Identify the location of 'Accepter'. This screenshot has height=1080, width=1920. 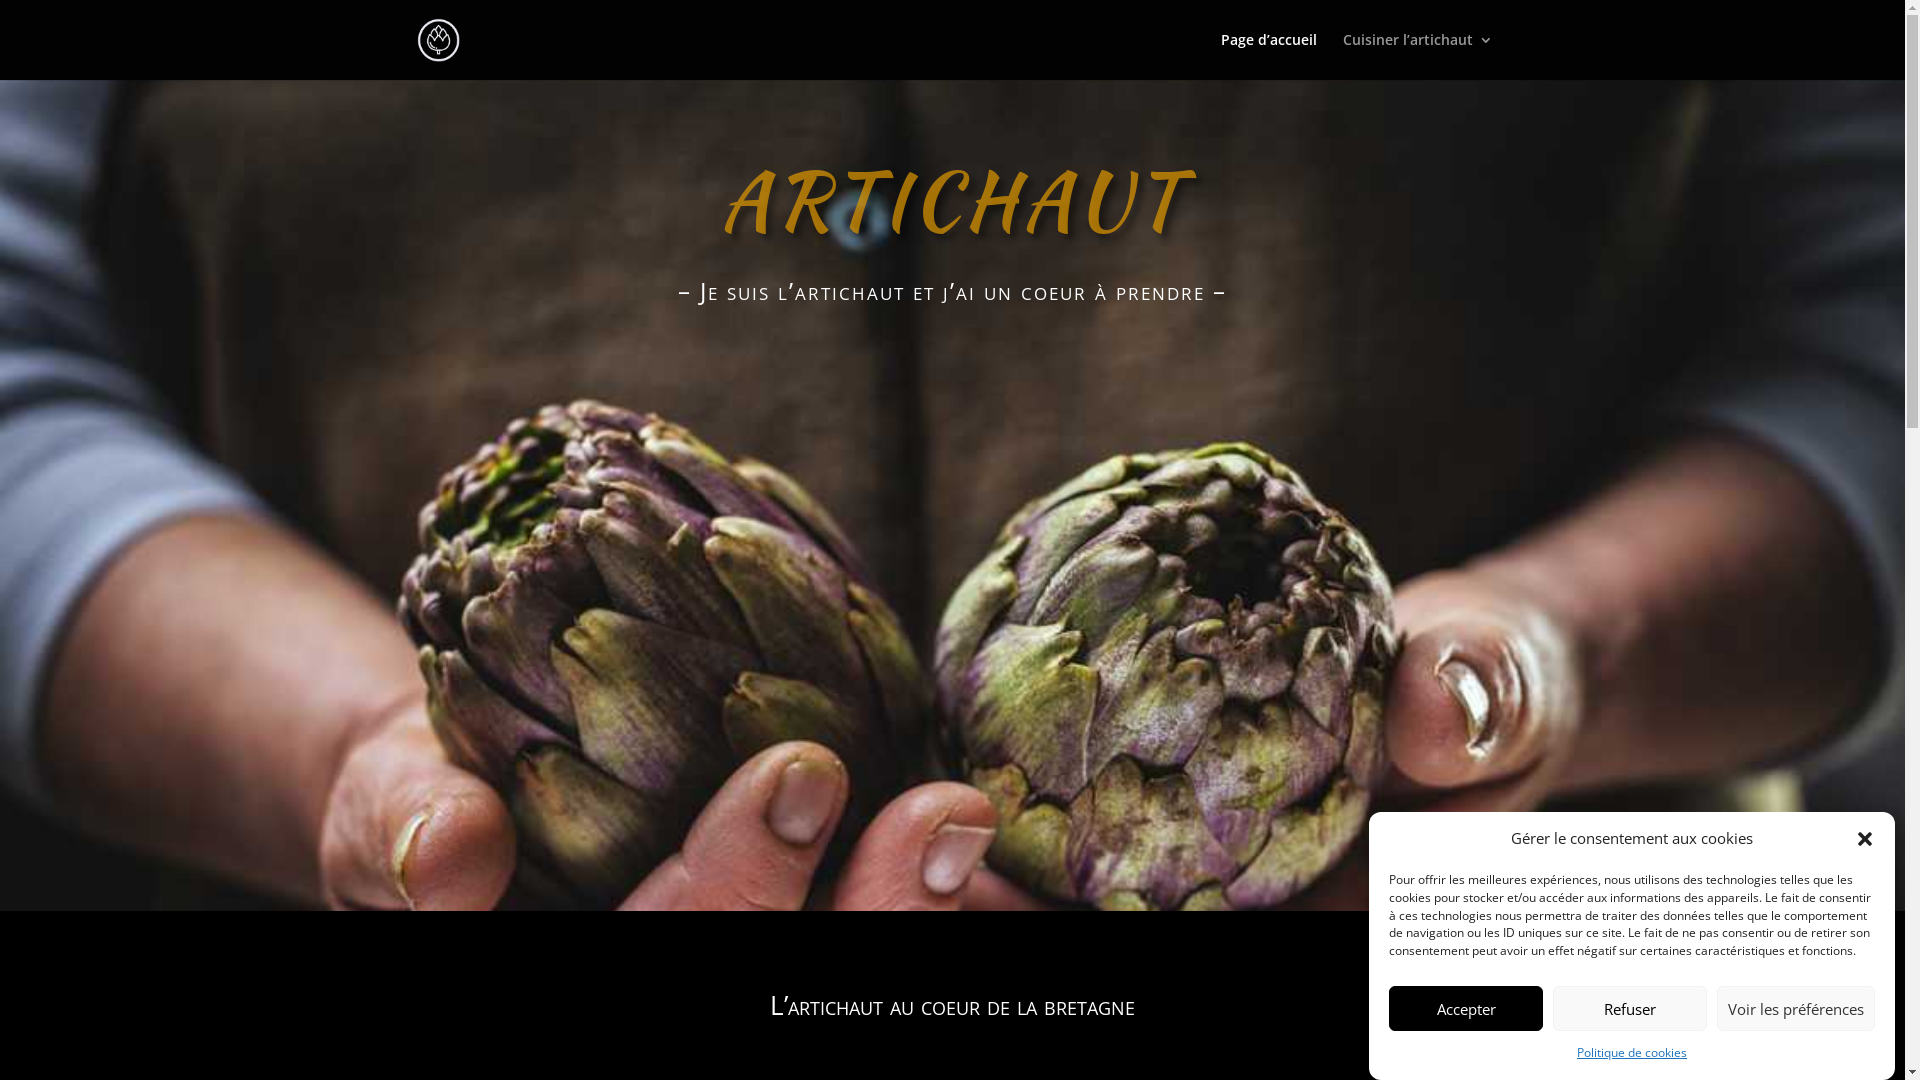
(1465, 1008).